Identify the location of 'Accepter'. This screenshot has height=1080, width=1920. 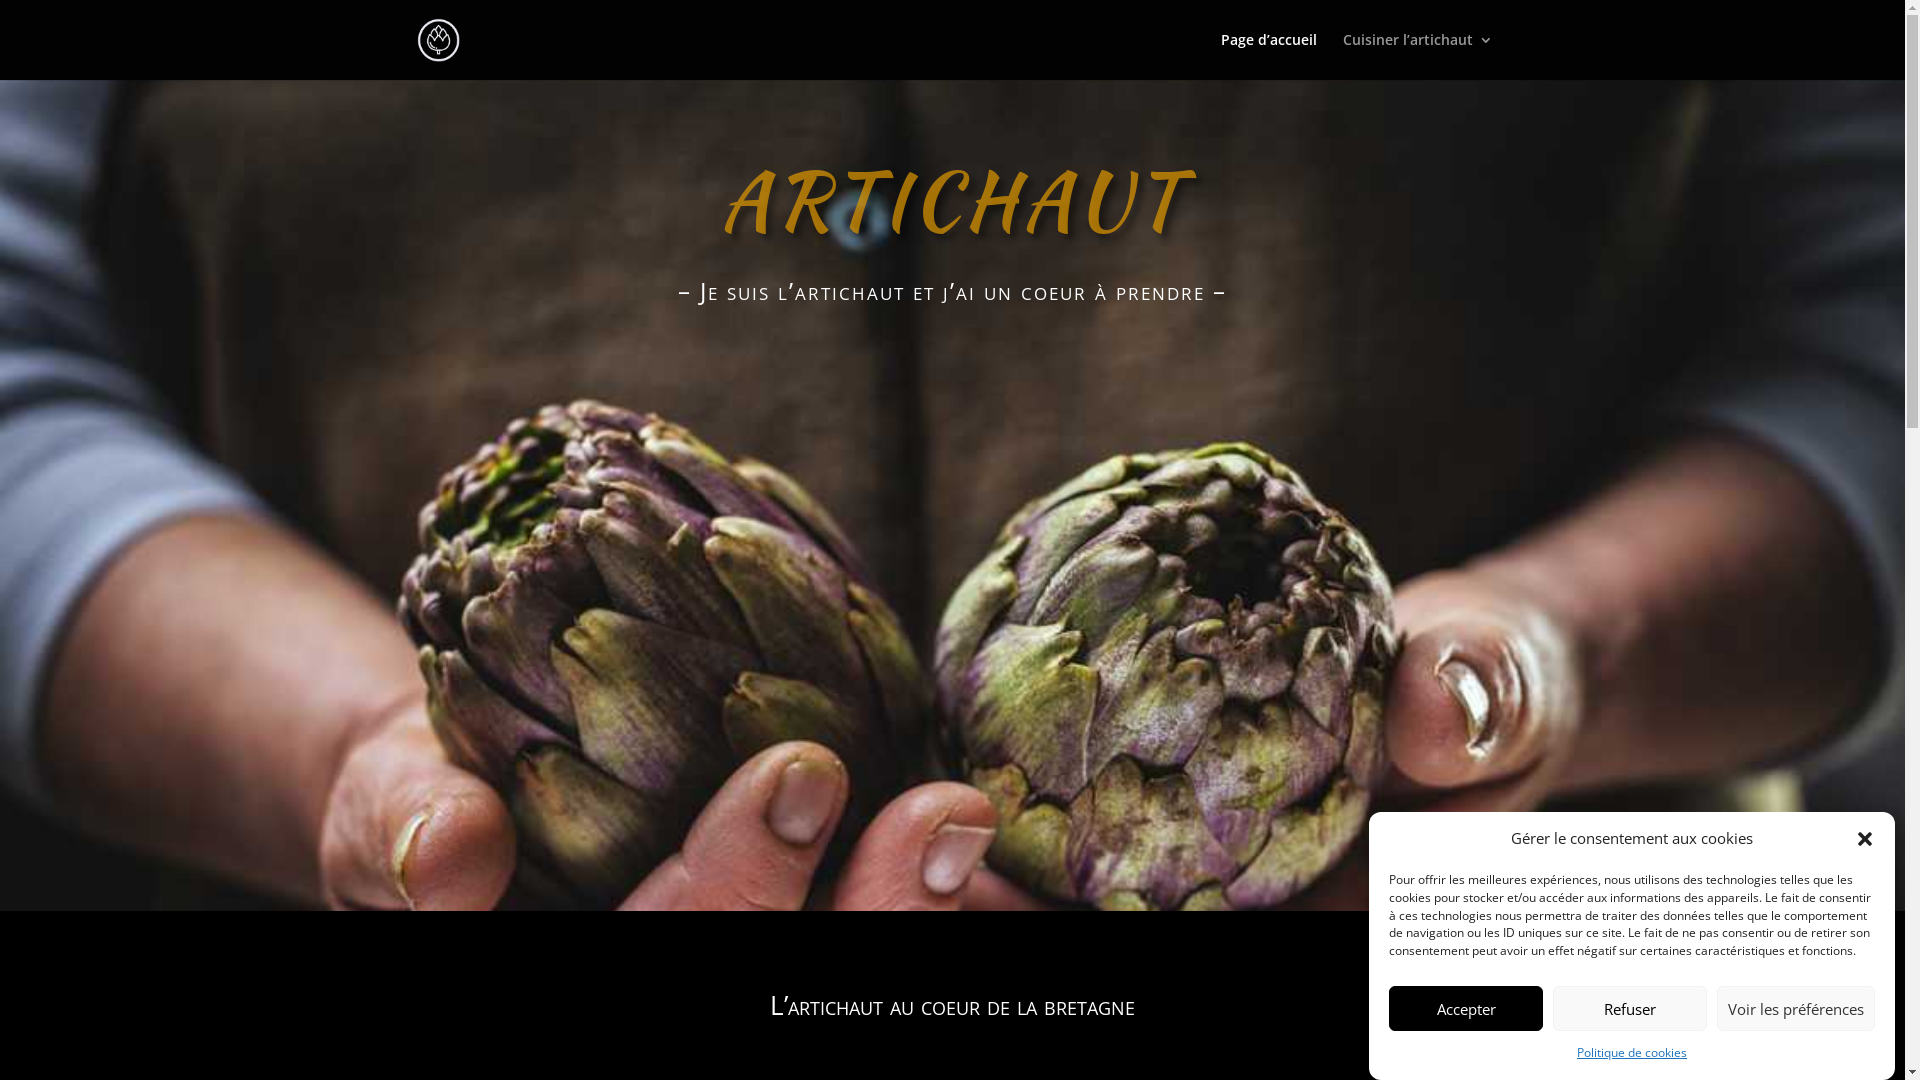
(1465, 1008).